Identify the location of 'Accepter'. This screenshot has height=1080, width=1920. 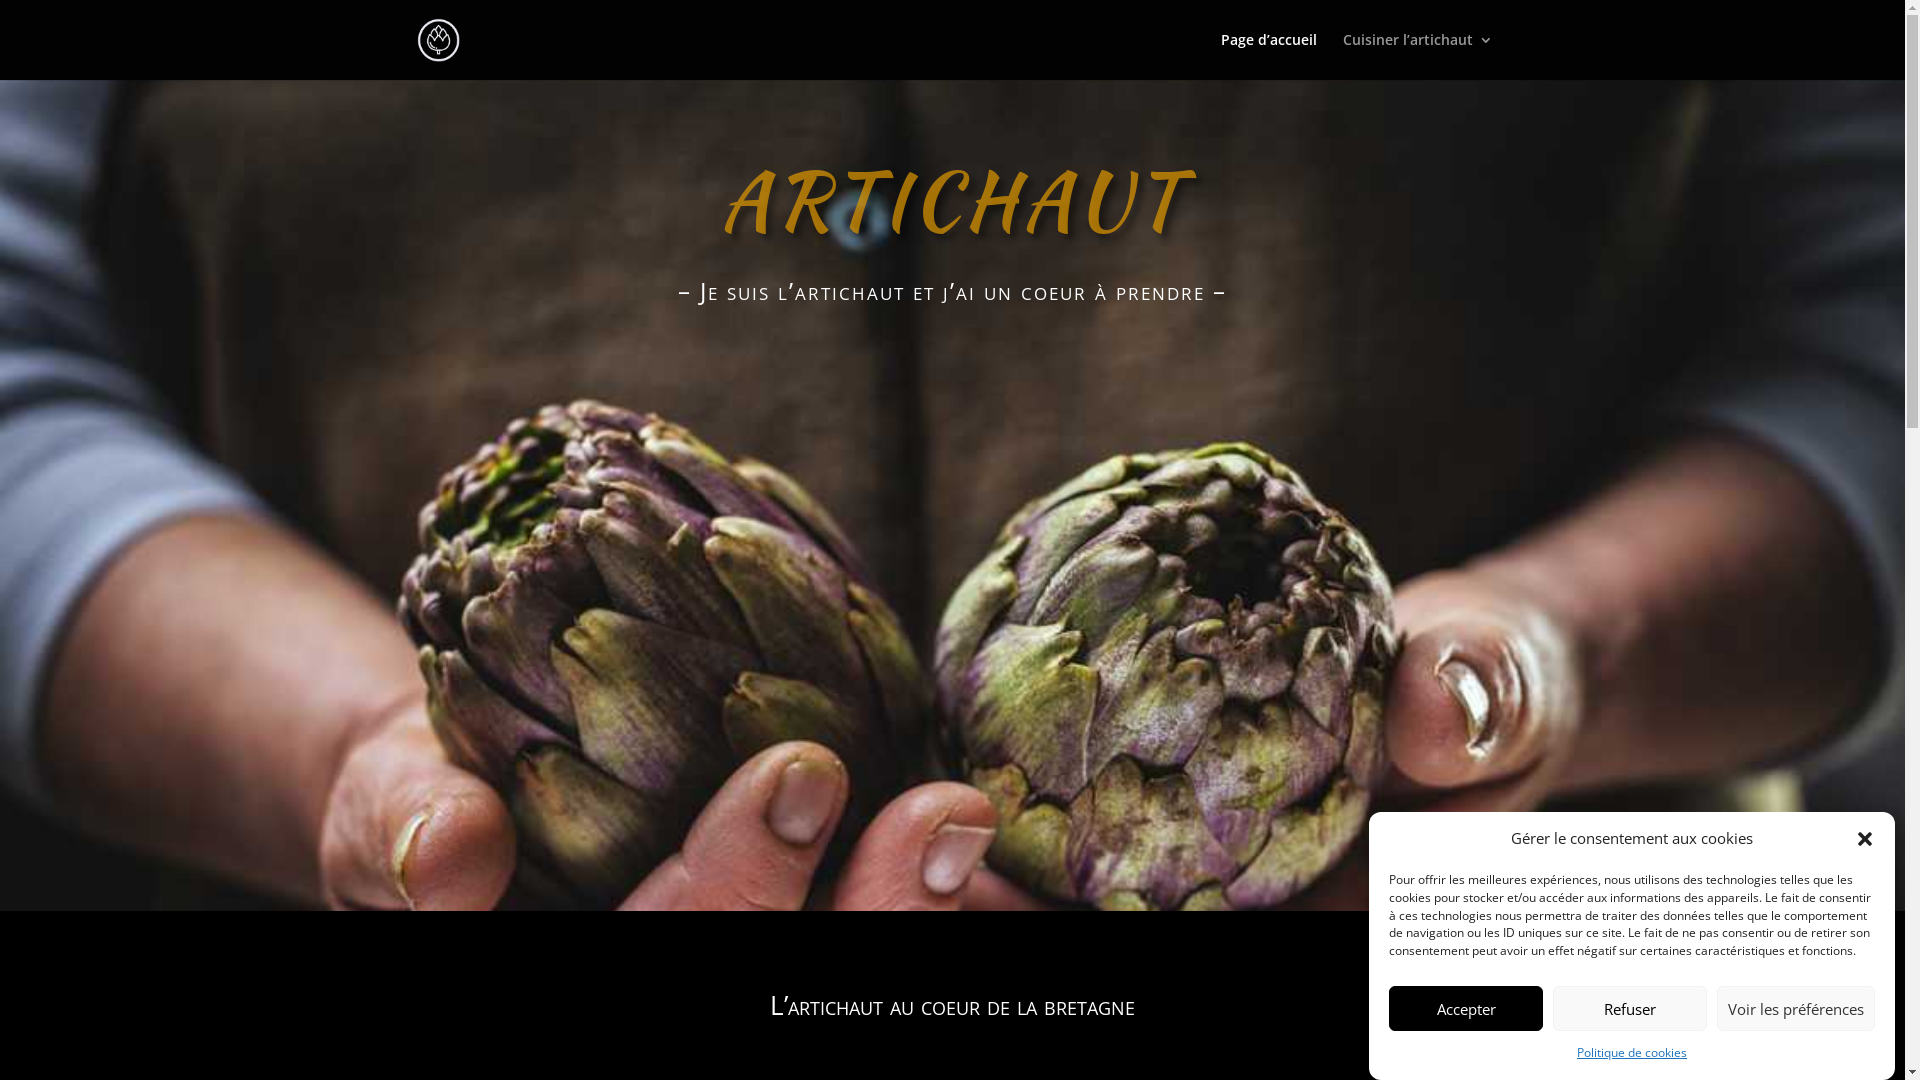
(1465, 1008).